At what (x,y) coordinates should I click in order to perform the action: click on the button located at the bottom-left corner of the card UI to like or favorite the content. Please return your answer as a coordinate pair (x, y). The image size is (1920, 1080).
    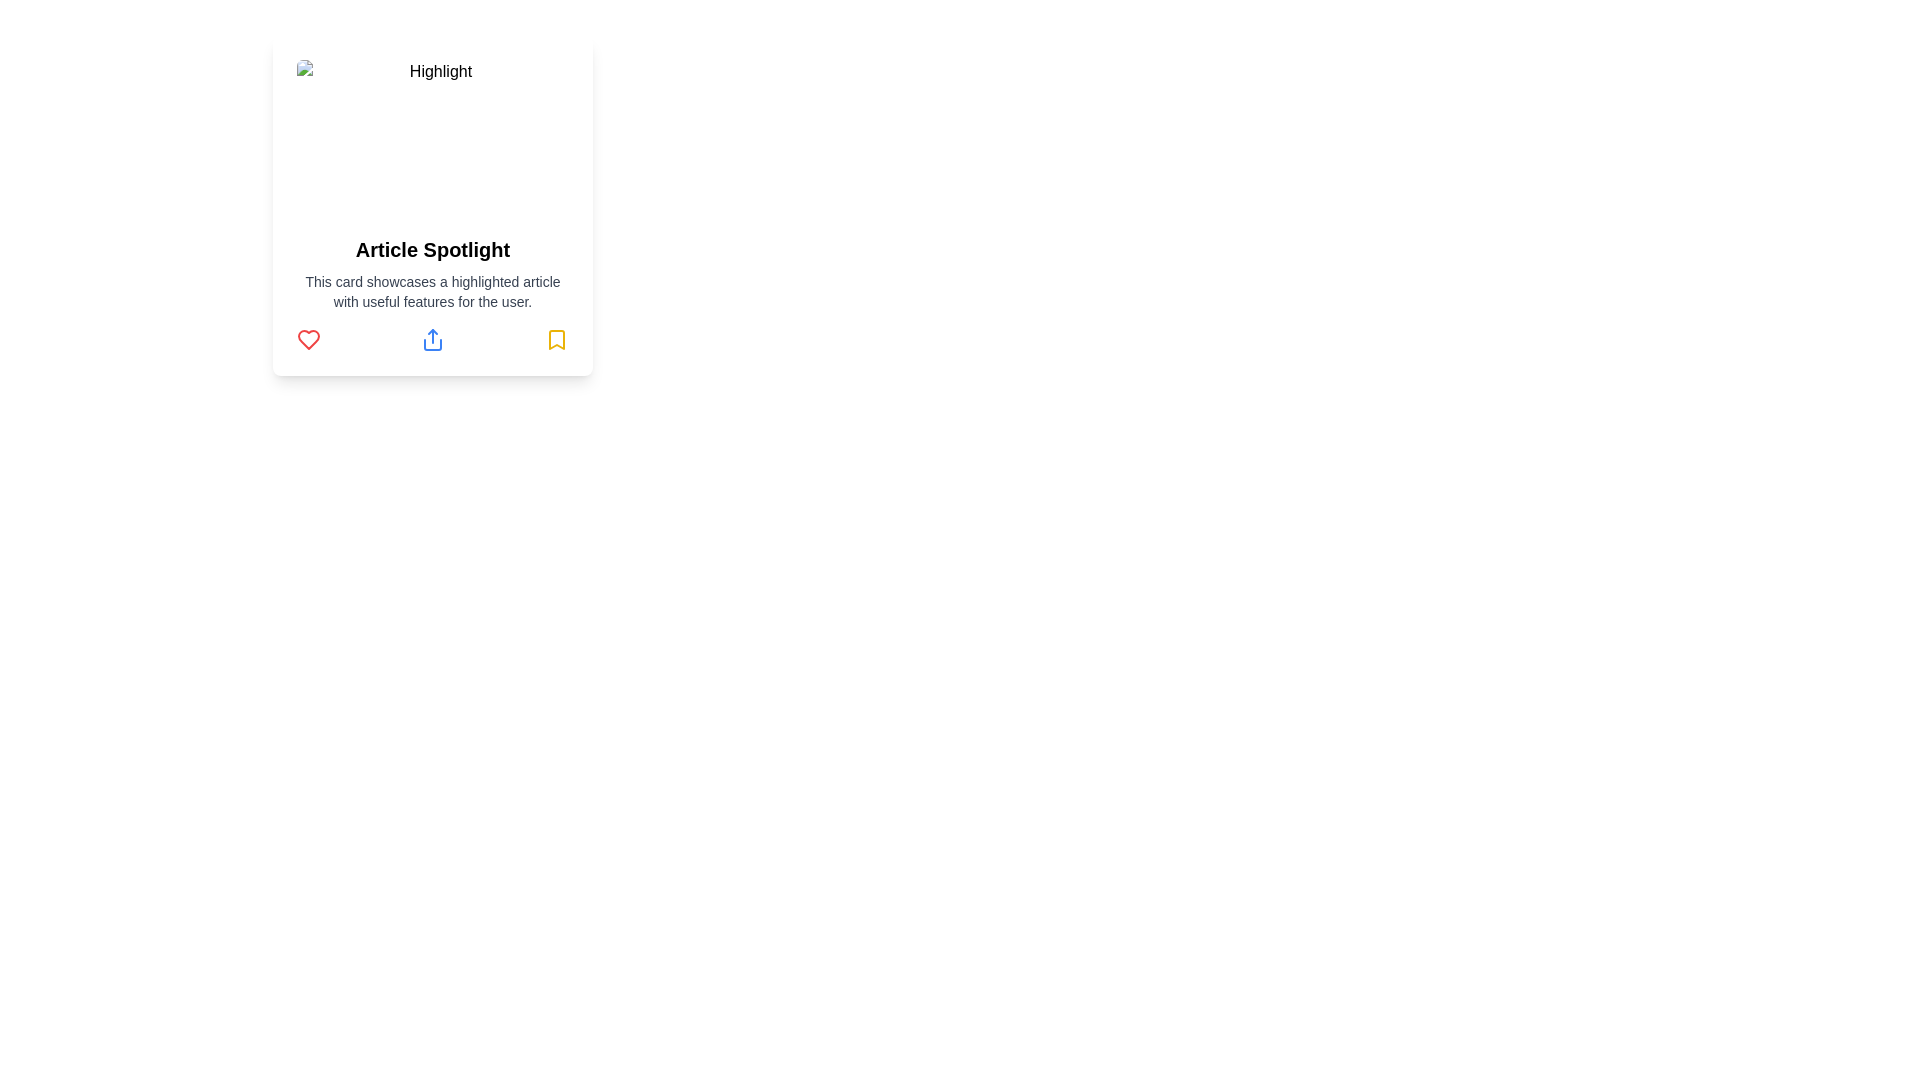
    Looking at the image, I should click on (307, 338).